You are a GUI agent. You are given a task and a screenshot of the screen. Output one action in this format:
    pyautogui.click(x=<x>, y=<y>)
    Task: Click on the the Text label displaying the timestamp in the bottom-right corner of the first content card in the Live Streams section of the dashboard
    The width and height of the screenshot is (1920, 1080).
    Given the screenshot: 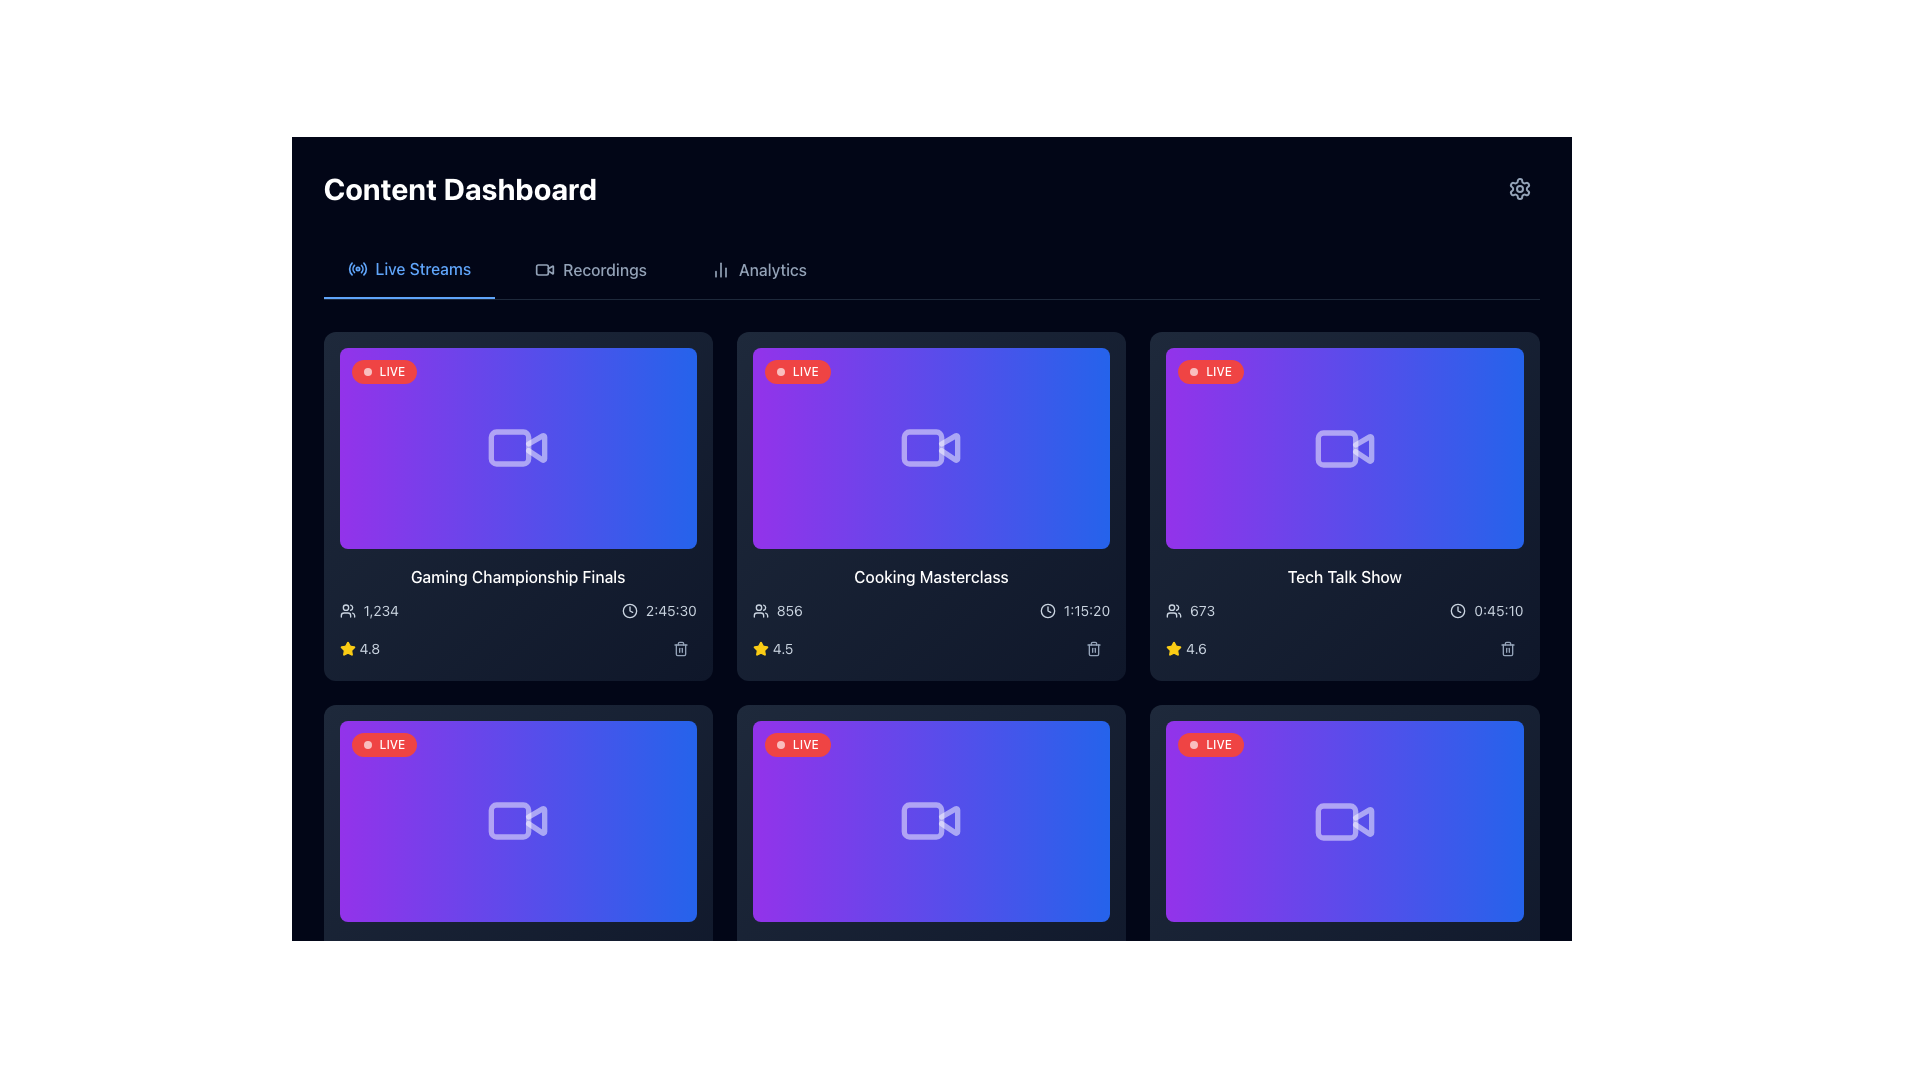 What is the action you would take?
    pyautogui.click(x=671, y=609)
    